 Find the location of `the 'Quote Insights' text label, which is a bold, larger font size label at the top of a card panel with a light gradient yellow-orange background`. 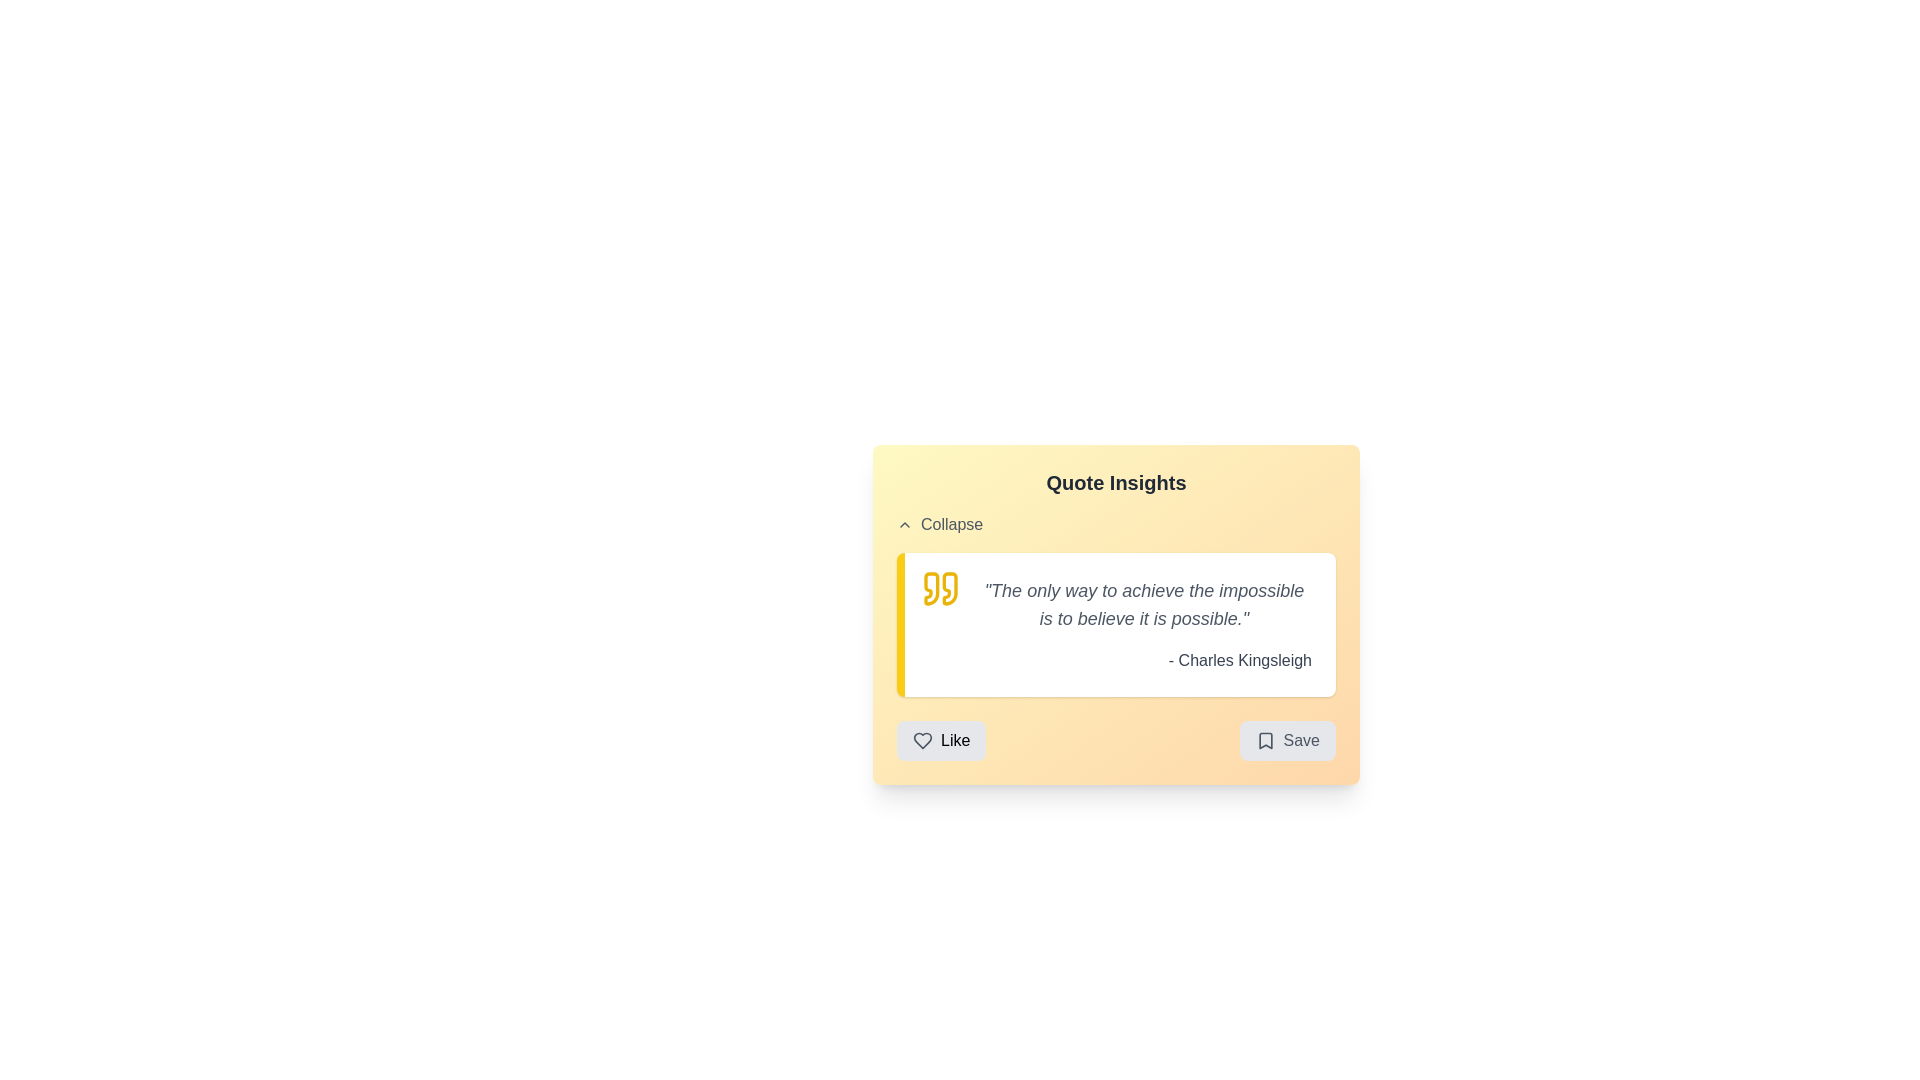

the 'Quote Insights' text label, which is a bold, larger font size label at the top of a card panel with a light gradient yellow-orange background is located at coordinates (1115, 482).